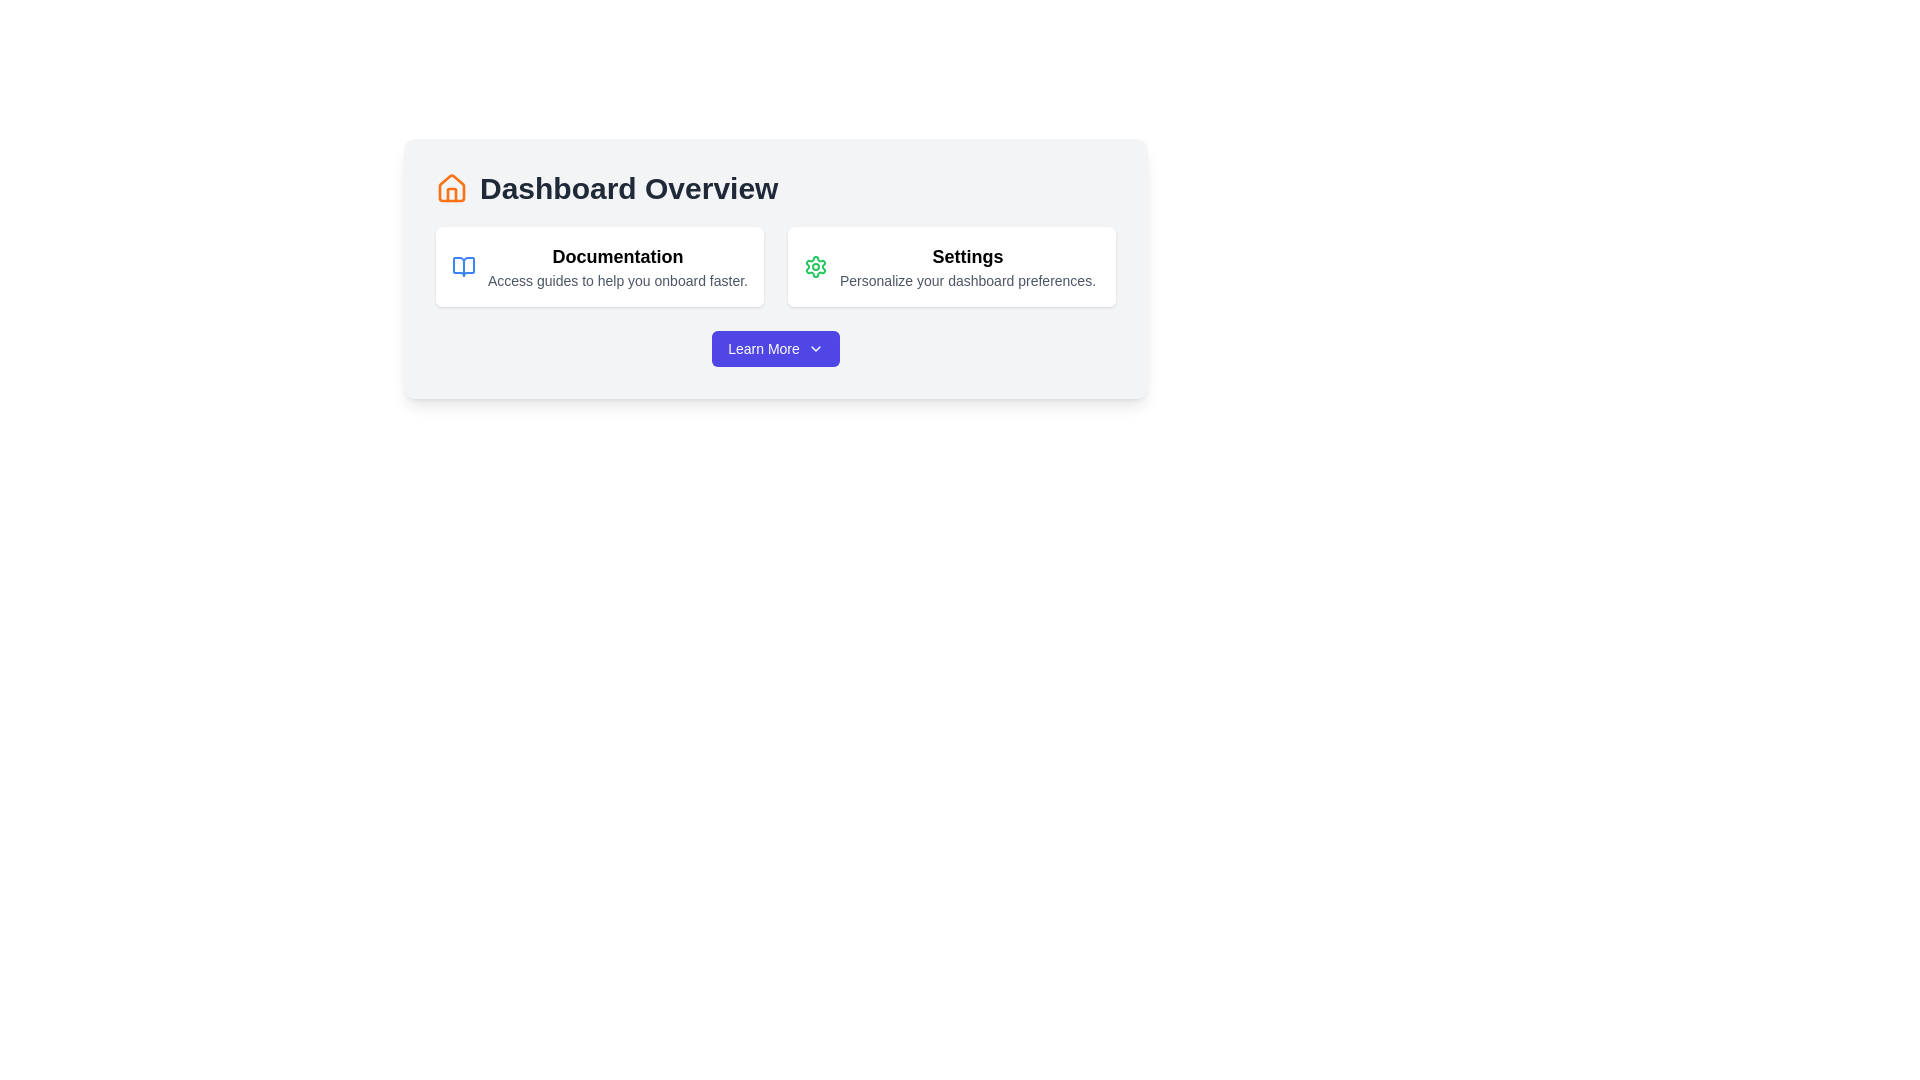 The height and width of the screenshot is (1080, 1920). What do you see at coordinates (816, 265) in the screenshot?
I see `the green gear icon located to the left of the 'Settings' text` at bounding box center [816, 265].